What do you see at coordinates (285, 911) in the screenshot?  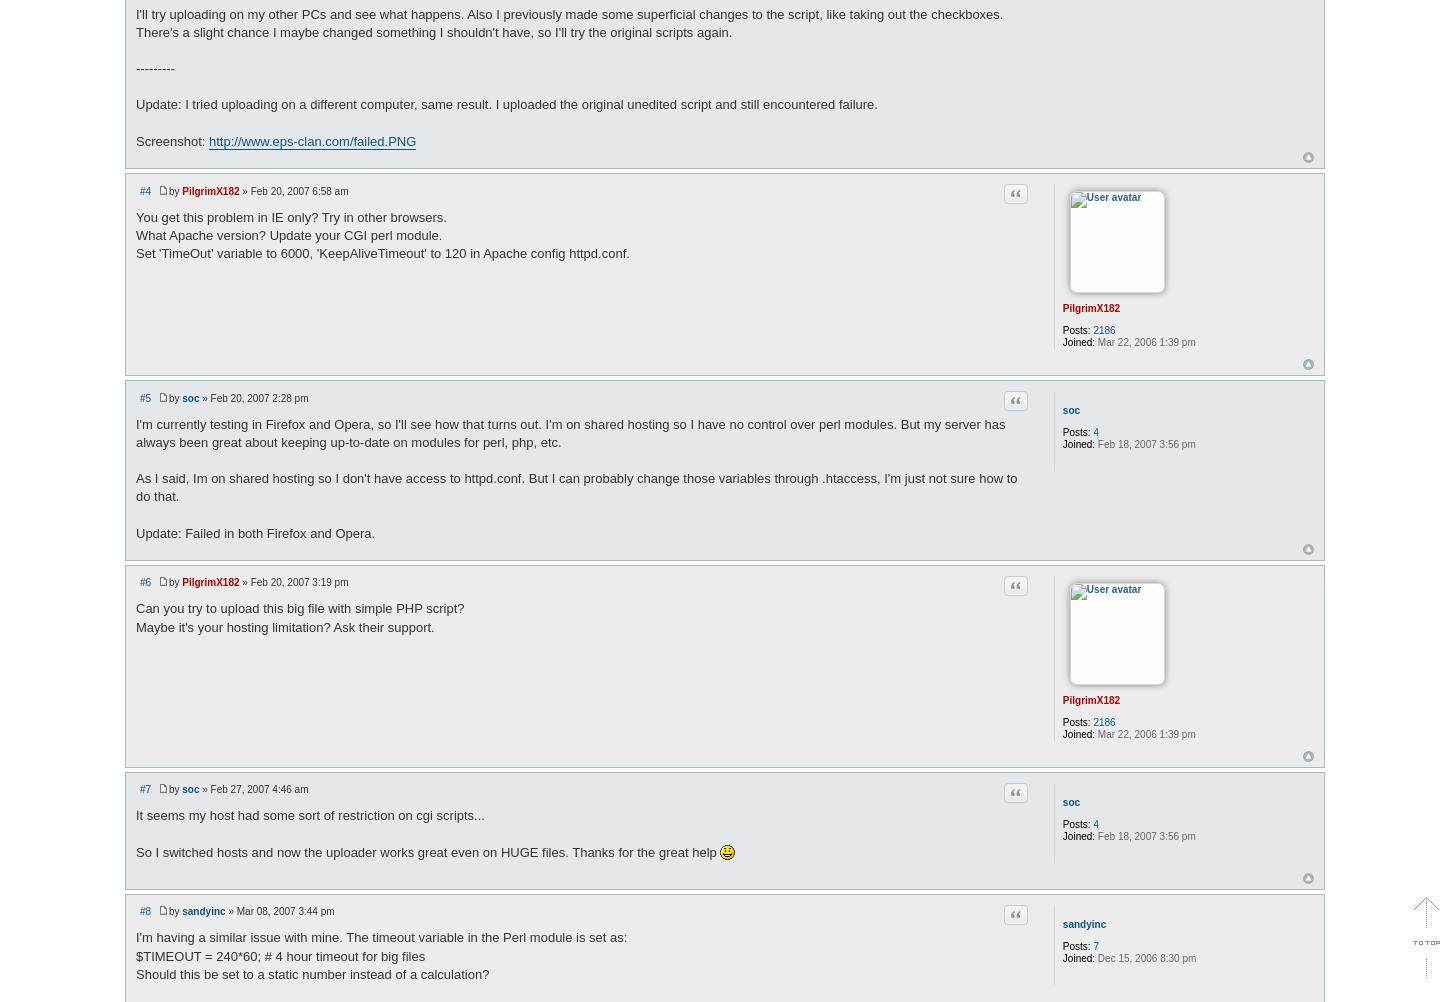 I see `'Mar 08, 2007 3:44 pm'` at bounding box center [285, 911].